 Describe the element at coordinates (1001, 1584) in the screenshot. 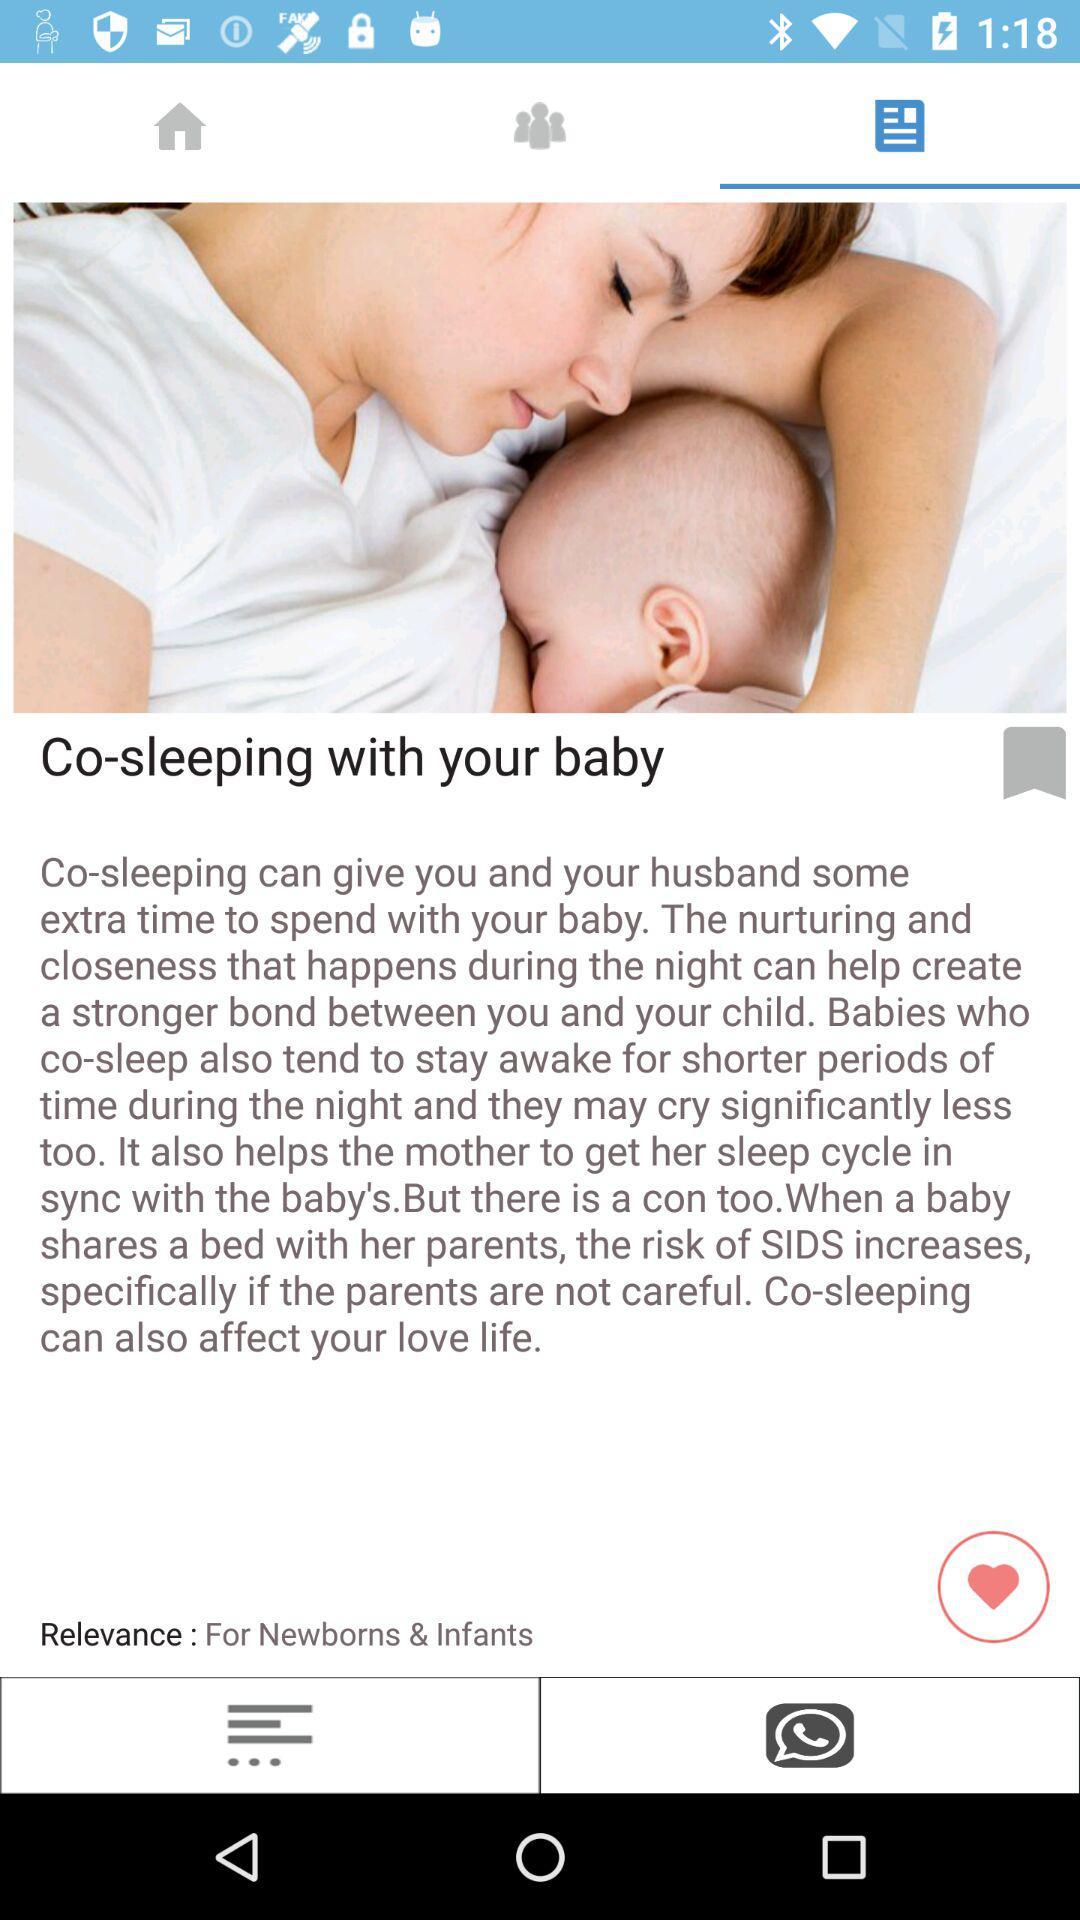

I see `the image which is beside relevance  for newborns  infants` at that location.